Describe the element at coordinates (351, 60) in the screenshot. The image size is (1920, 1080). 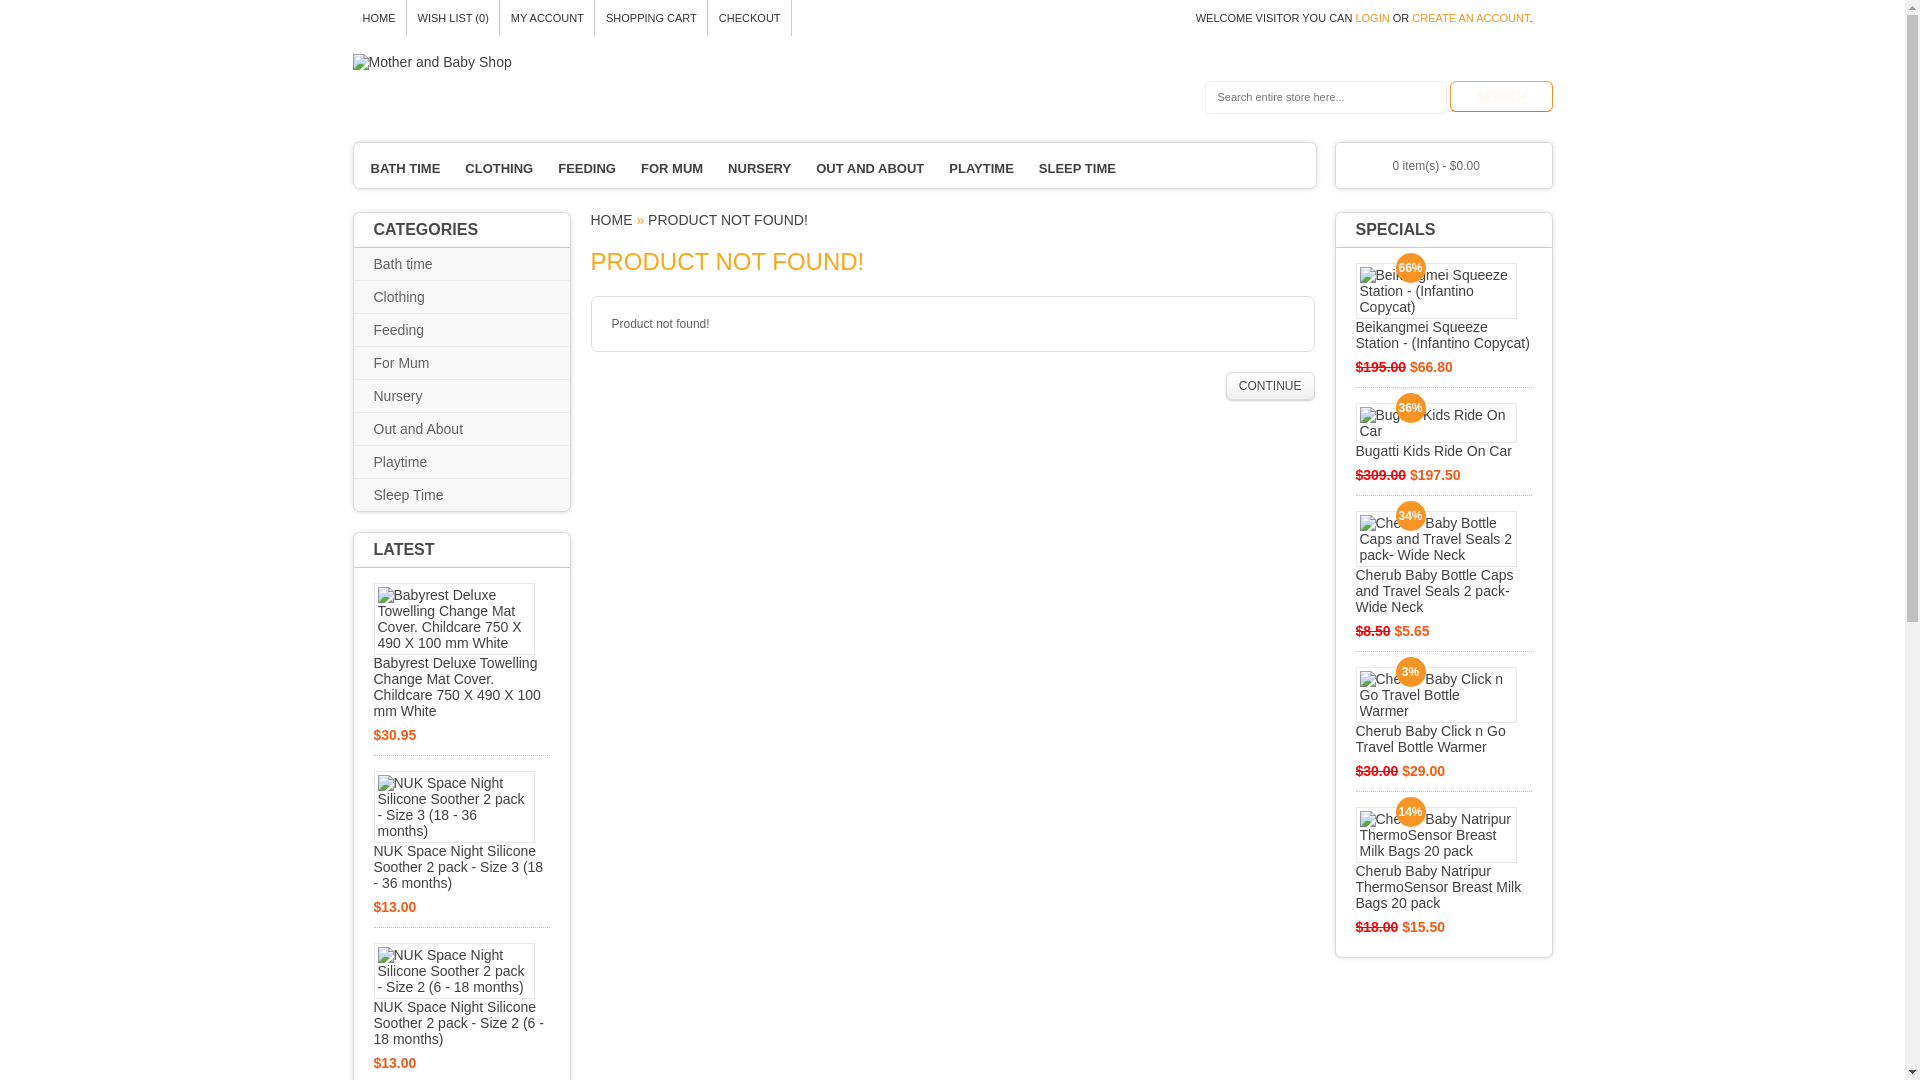
I see `'Mother and Baby Shop'` at that location.